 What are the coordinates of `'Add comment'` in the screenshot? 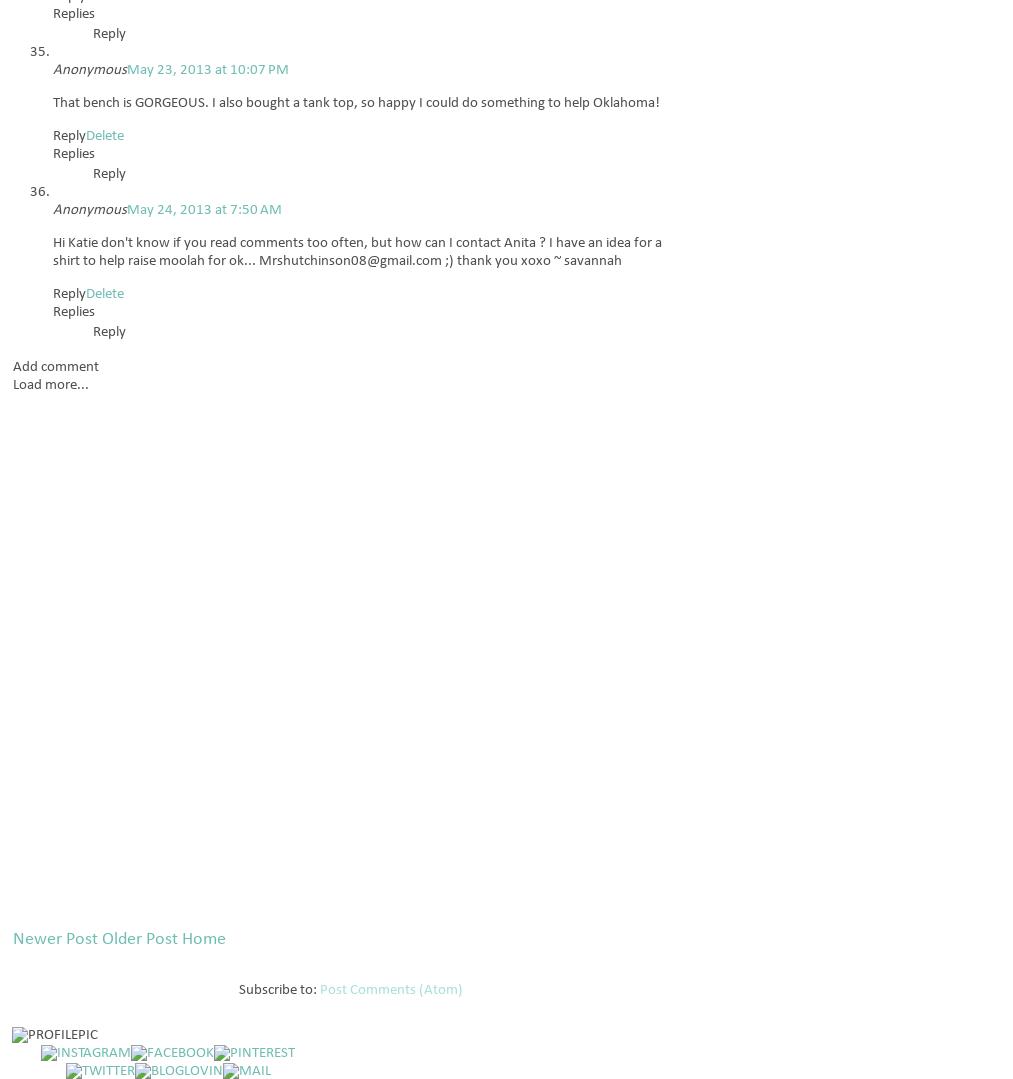 It's located at (55, 367).